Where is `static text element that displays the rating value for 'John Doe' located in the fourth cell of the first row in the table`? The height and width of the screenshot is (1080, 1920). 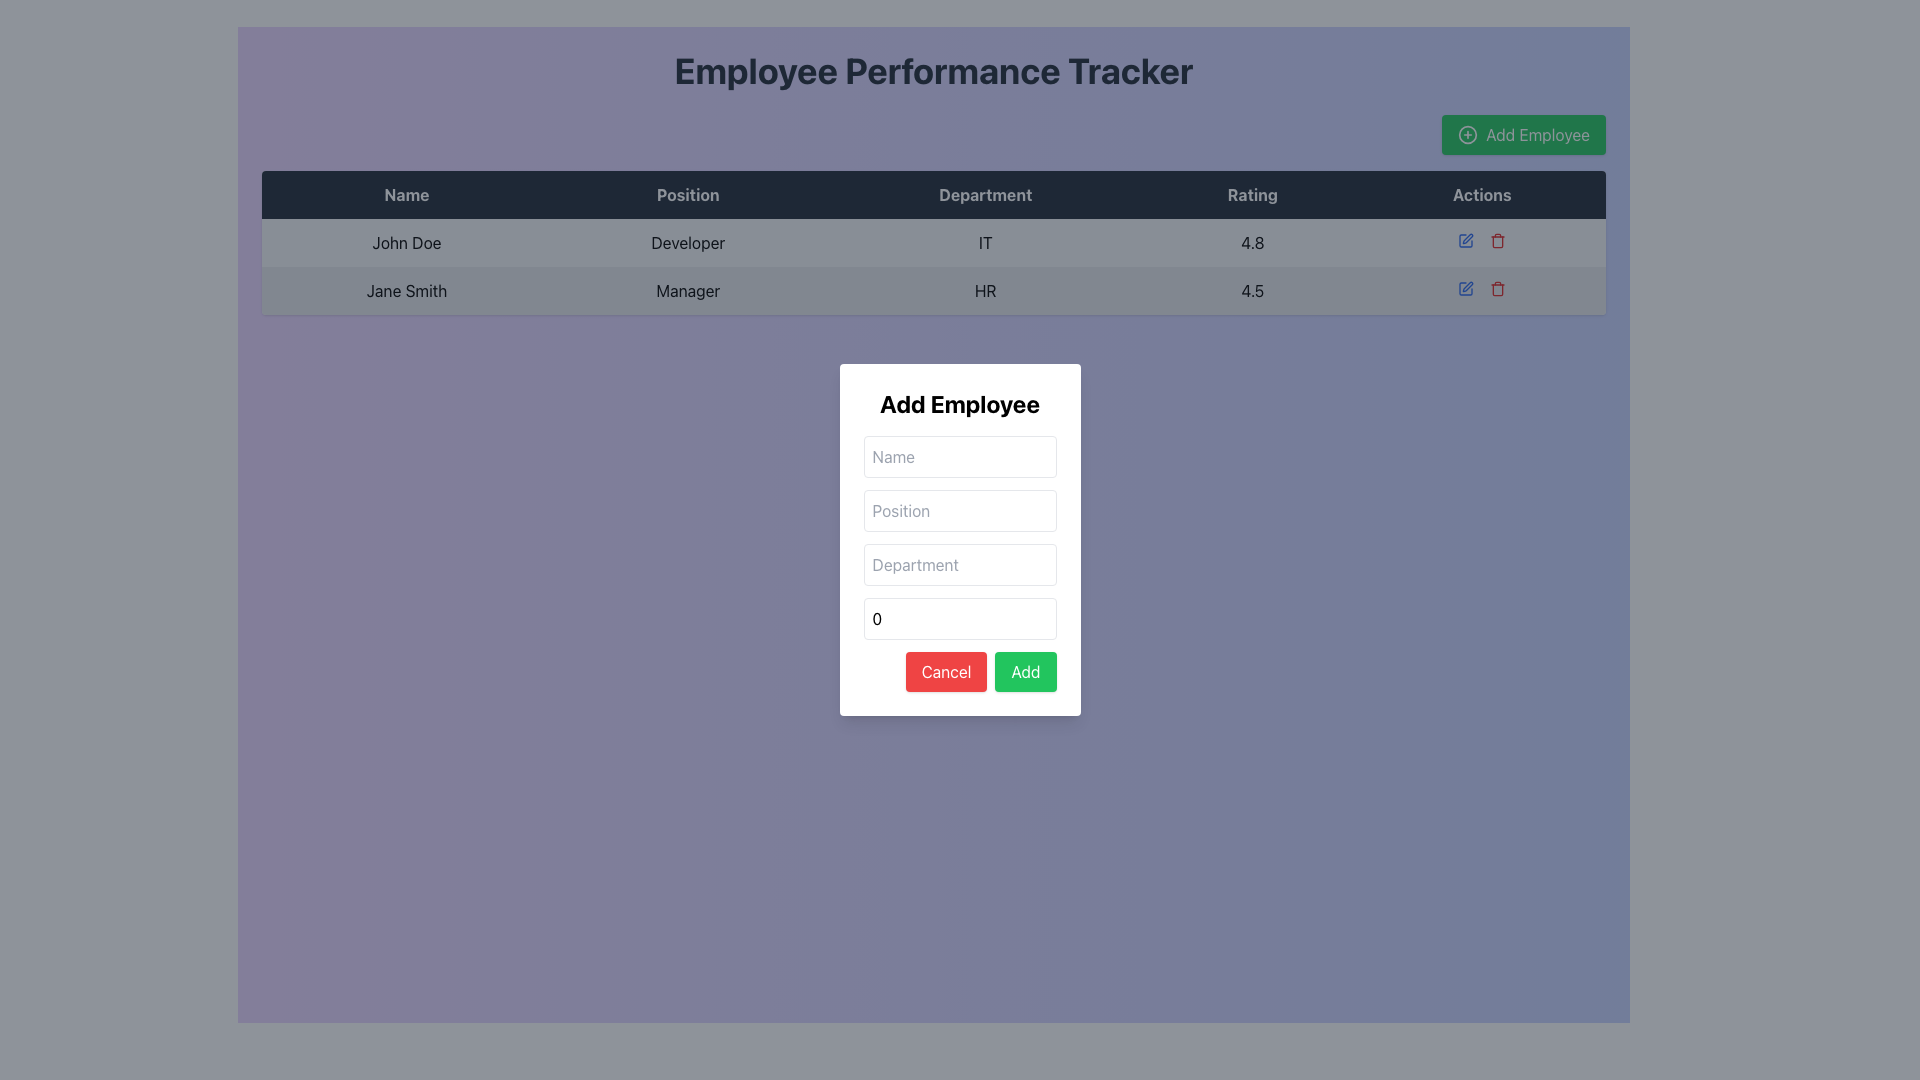 static text element that displays the rating value for 'John Doe' located in the fourth cell of the first row in the table is located at coordinates (1251, 242).